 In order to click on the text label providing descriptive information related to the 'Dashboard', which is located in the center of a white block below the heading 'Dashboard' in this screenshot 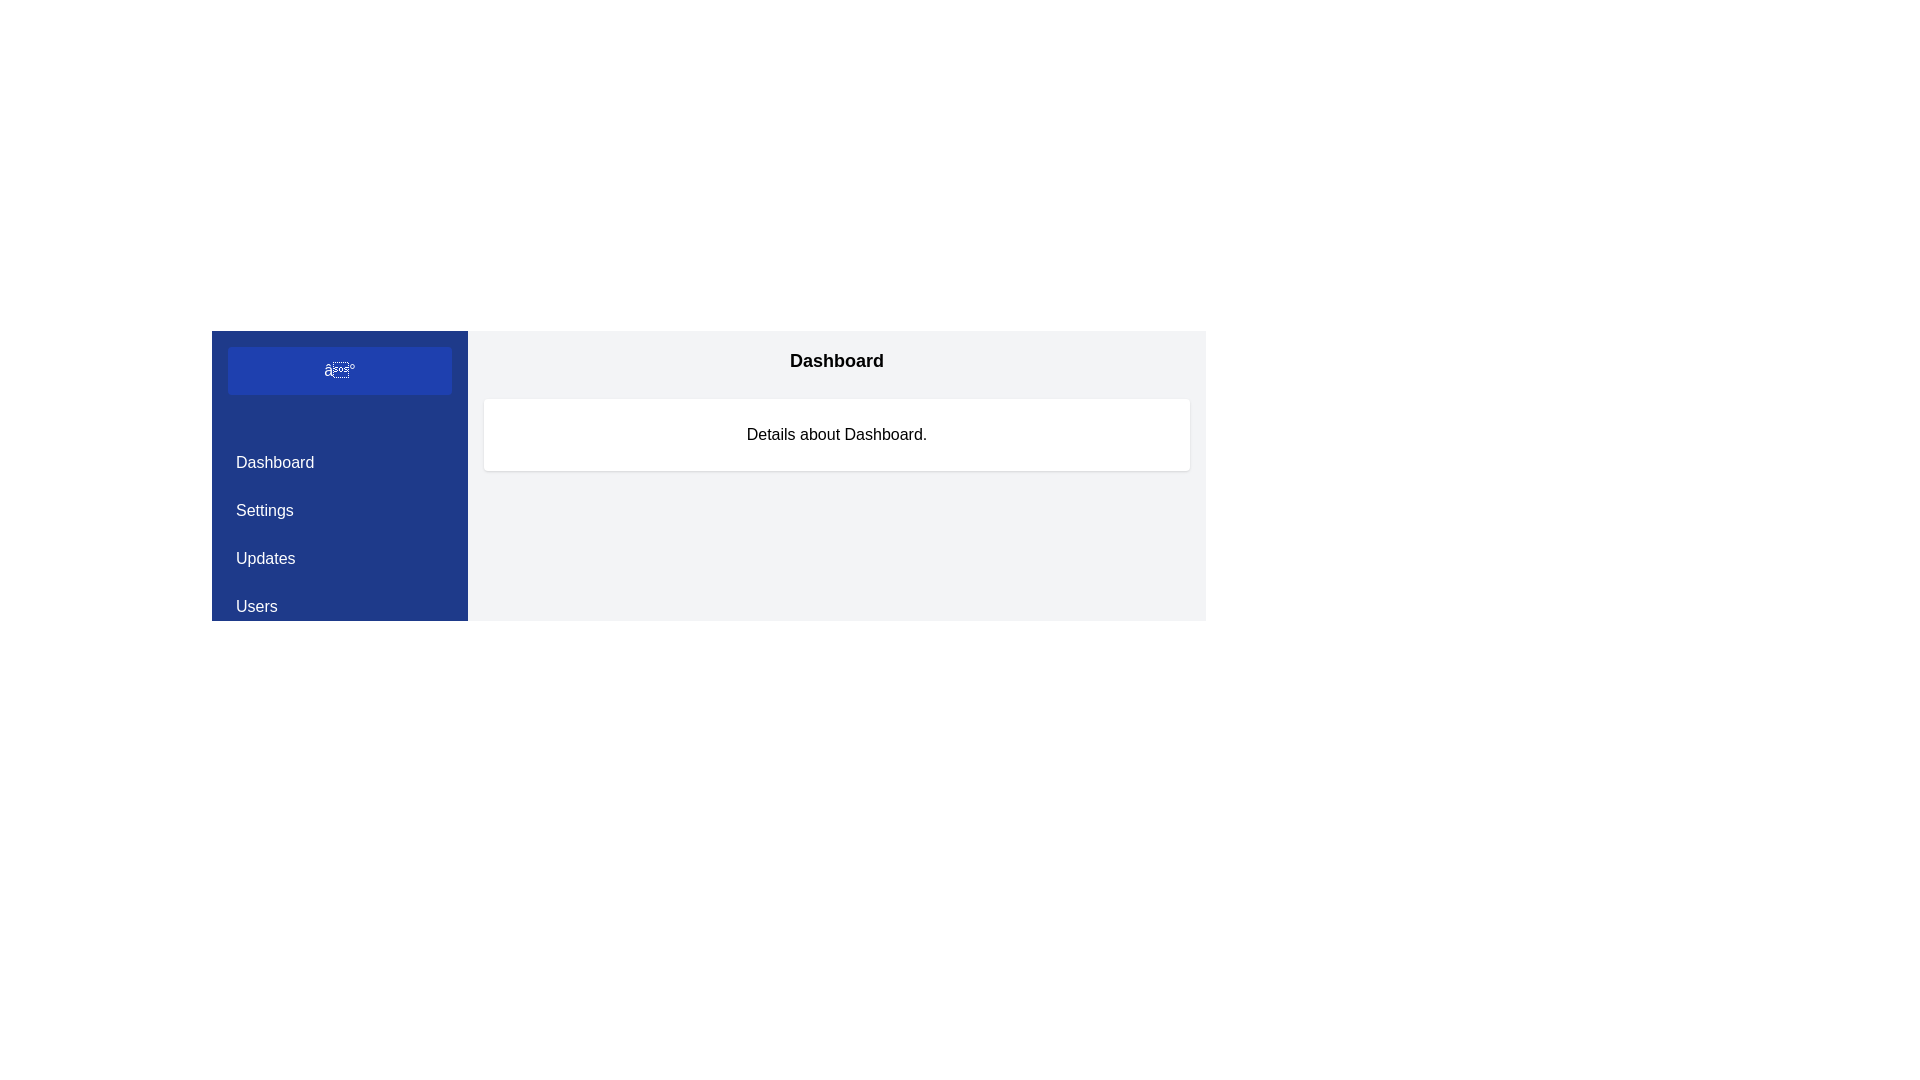, I will do `click(836, 434)`.